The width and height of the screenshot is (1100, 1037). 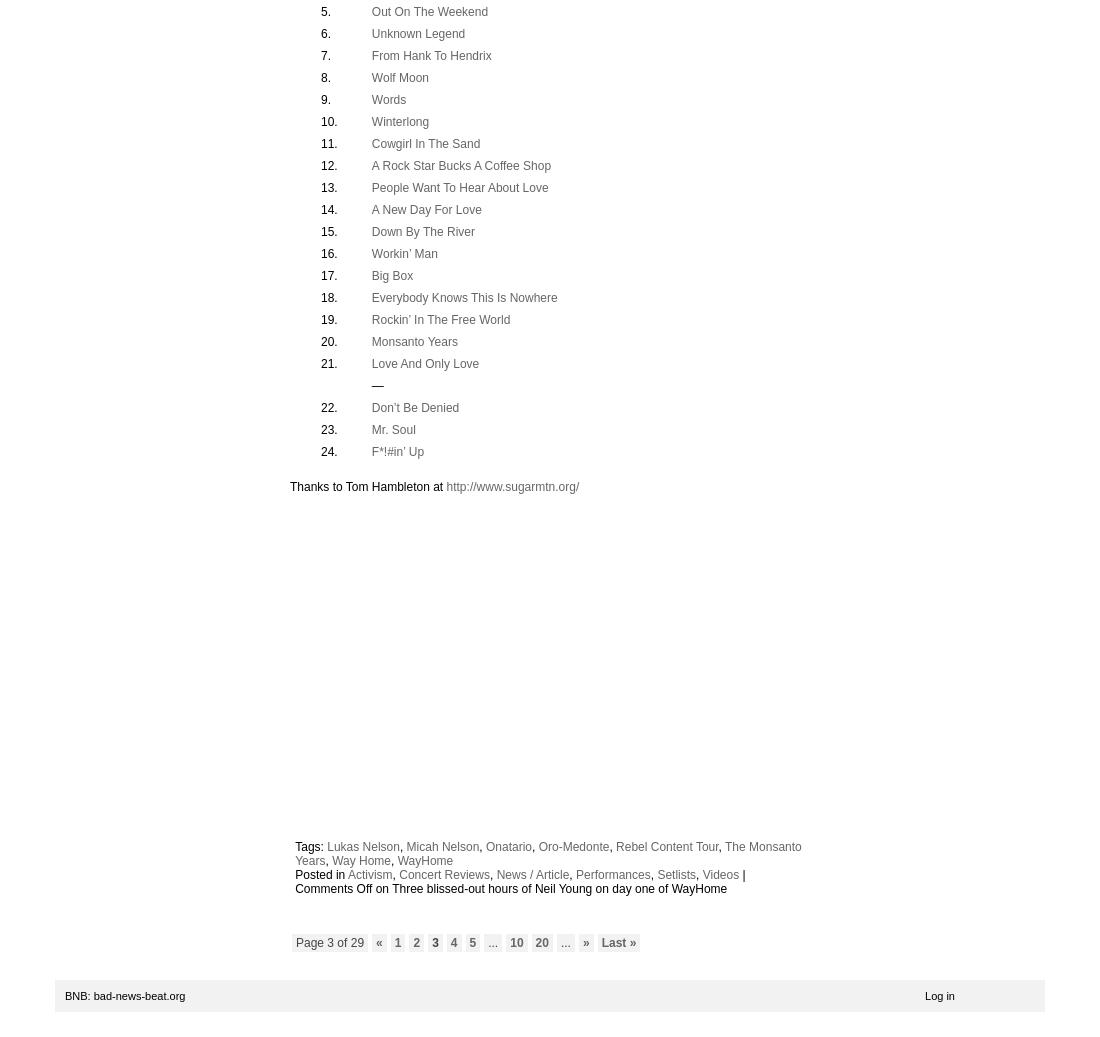 I want to click on '14.', so click(x=328, y=207).